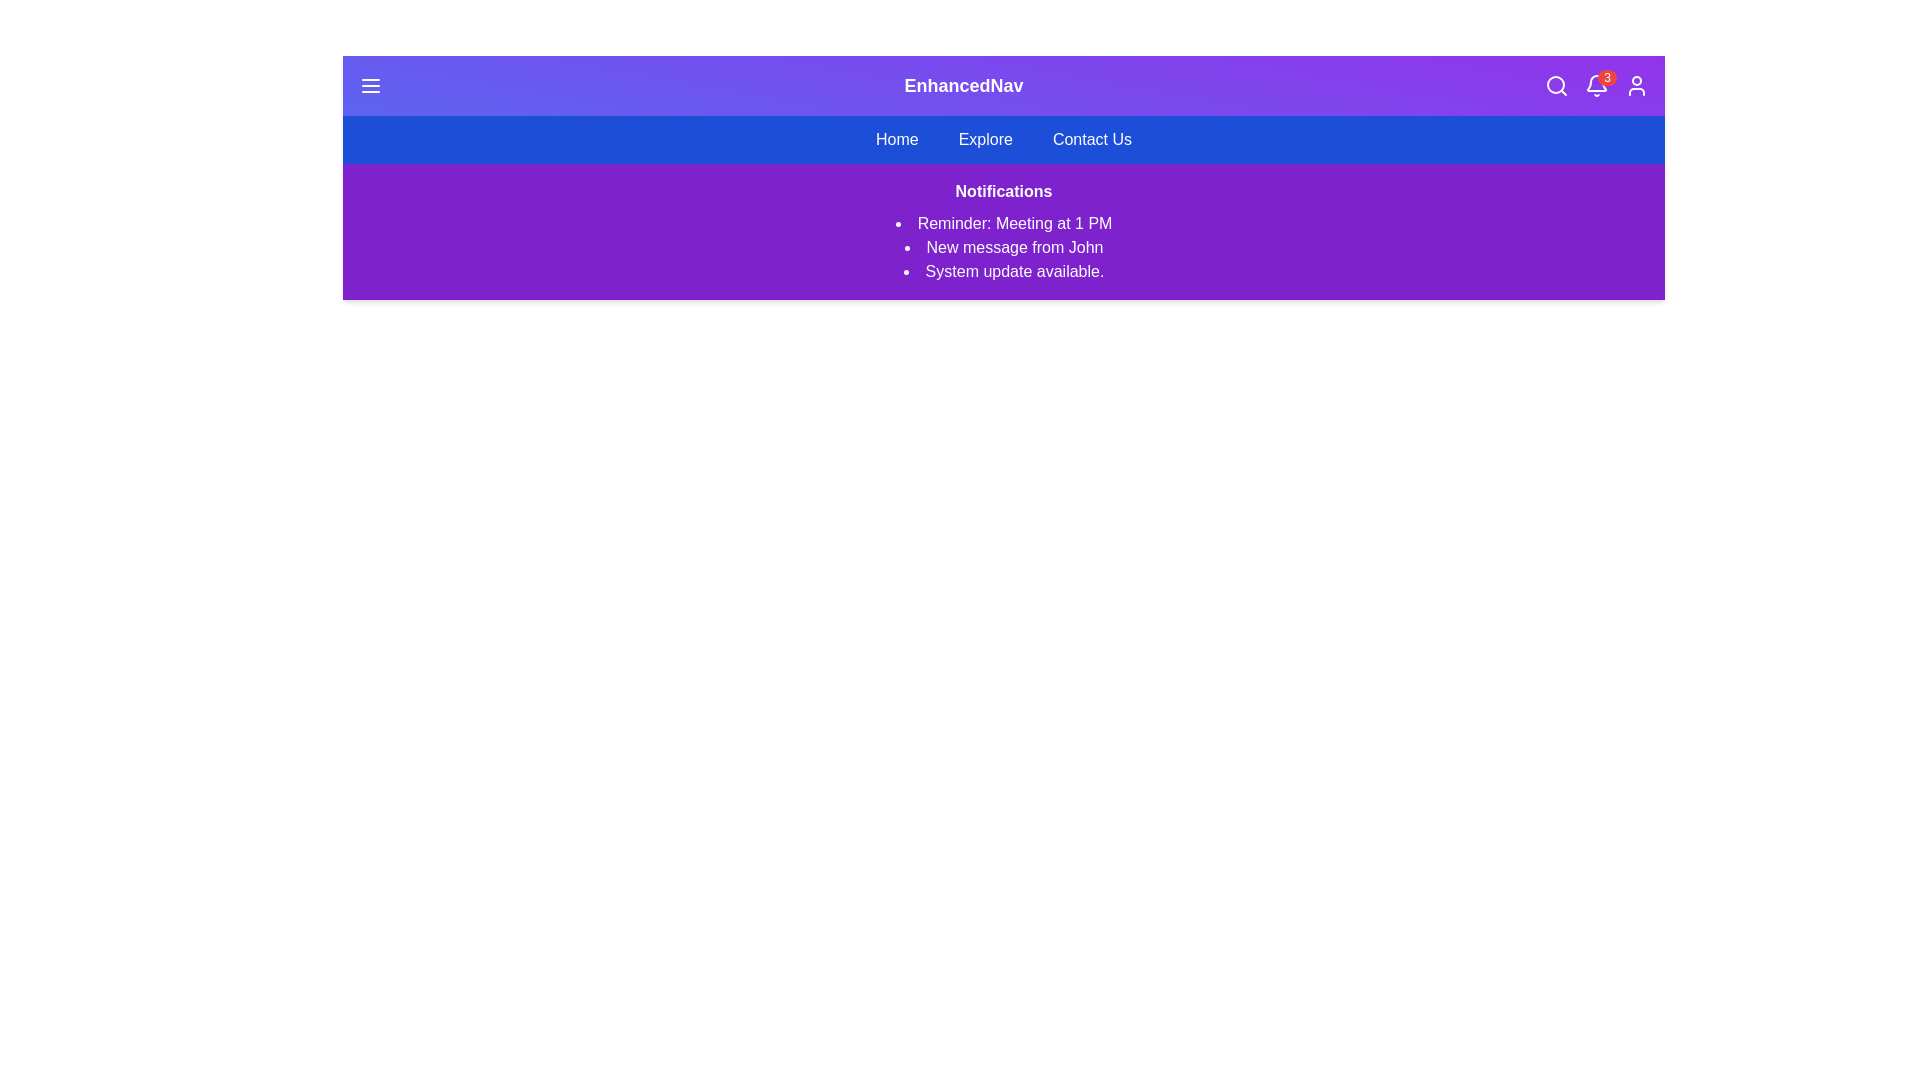 The height and width of the screenshot is (1080, 1920). Describe the element at coordinates (1091, 138) in the screenshot. I see `the 'Contact Us' button located in the top right corner of the navigation menu` at that location.